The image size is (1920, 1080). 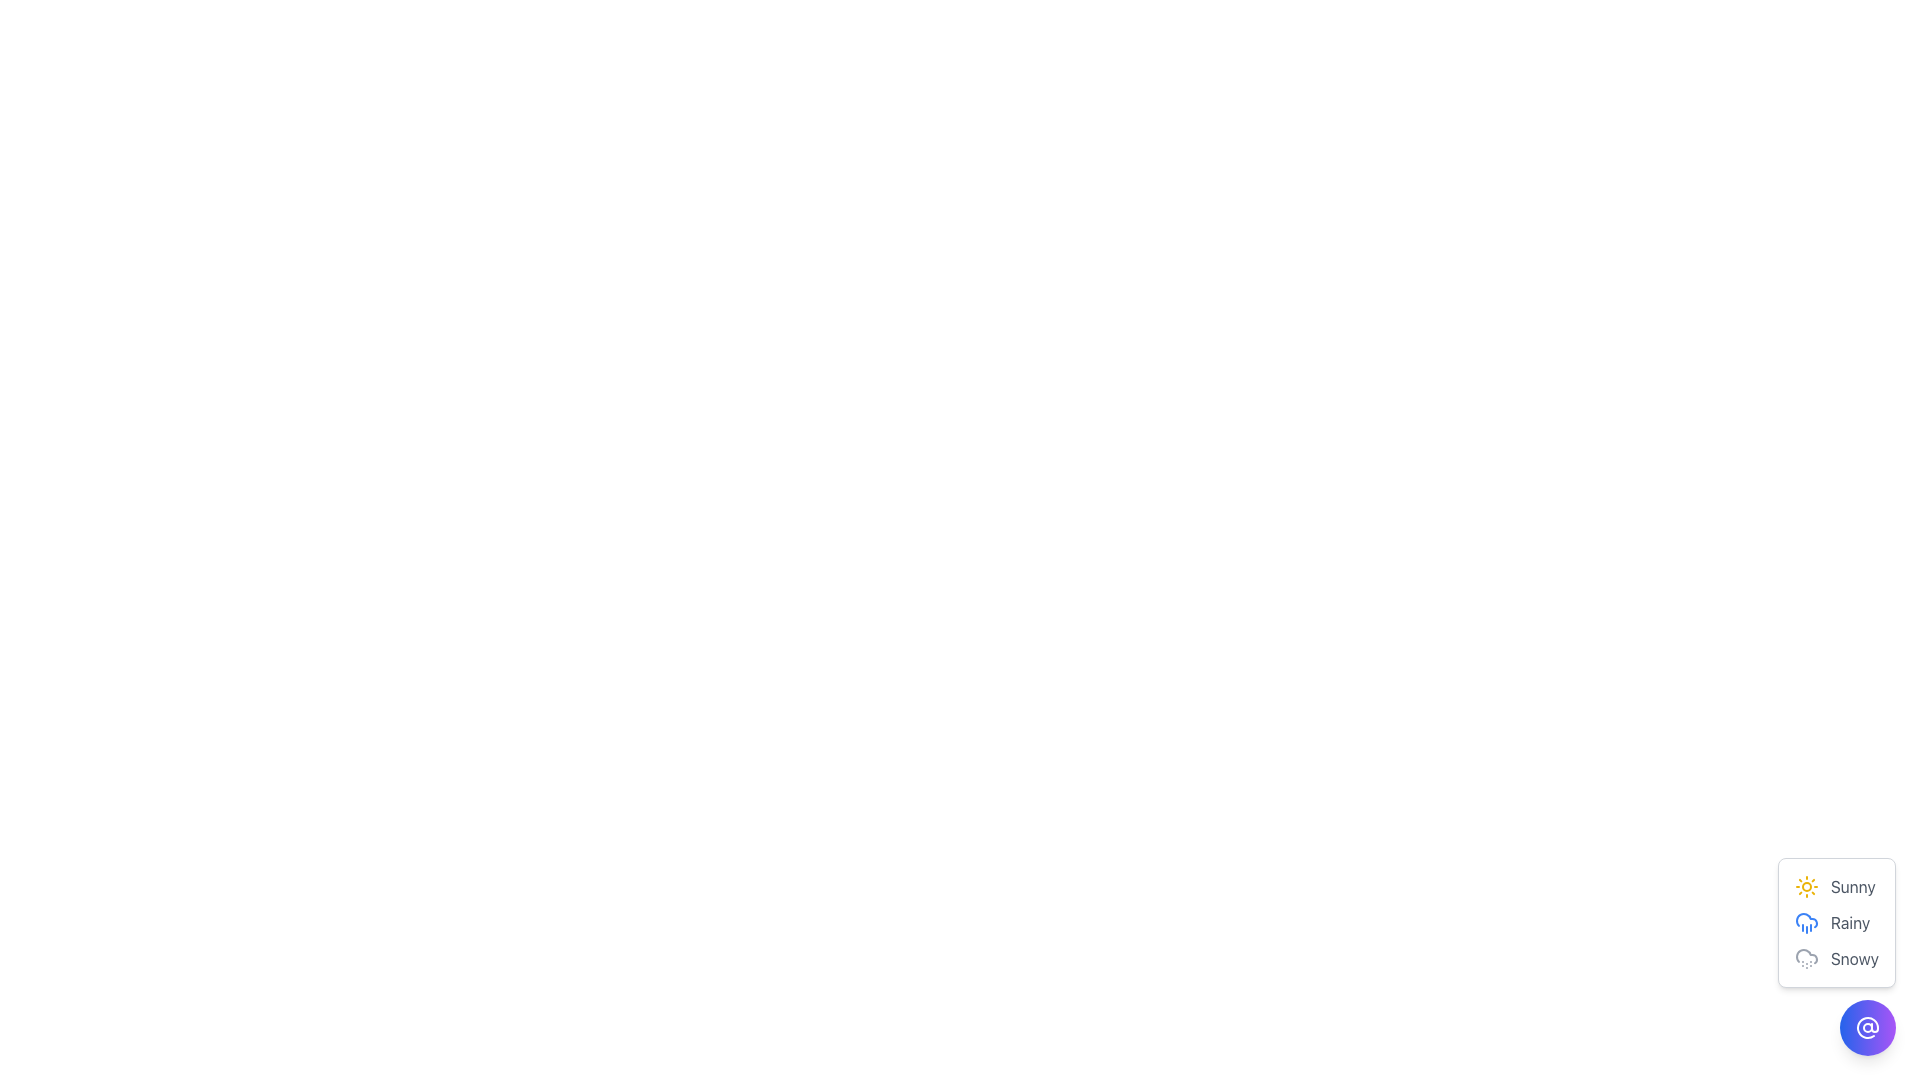 What do you see at coordinates (1836, 922) in the screenshot?
I see `the rainy weather icon with label in the weather-related interface` at bounding box center [1836, 922].